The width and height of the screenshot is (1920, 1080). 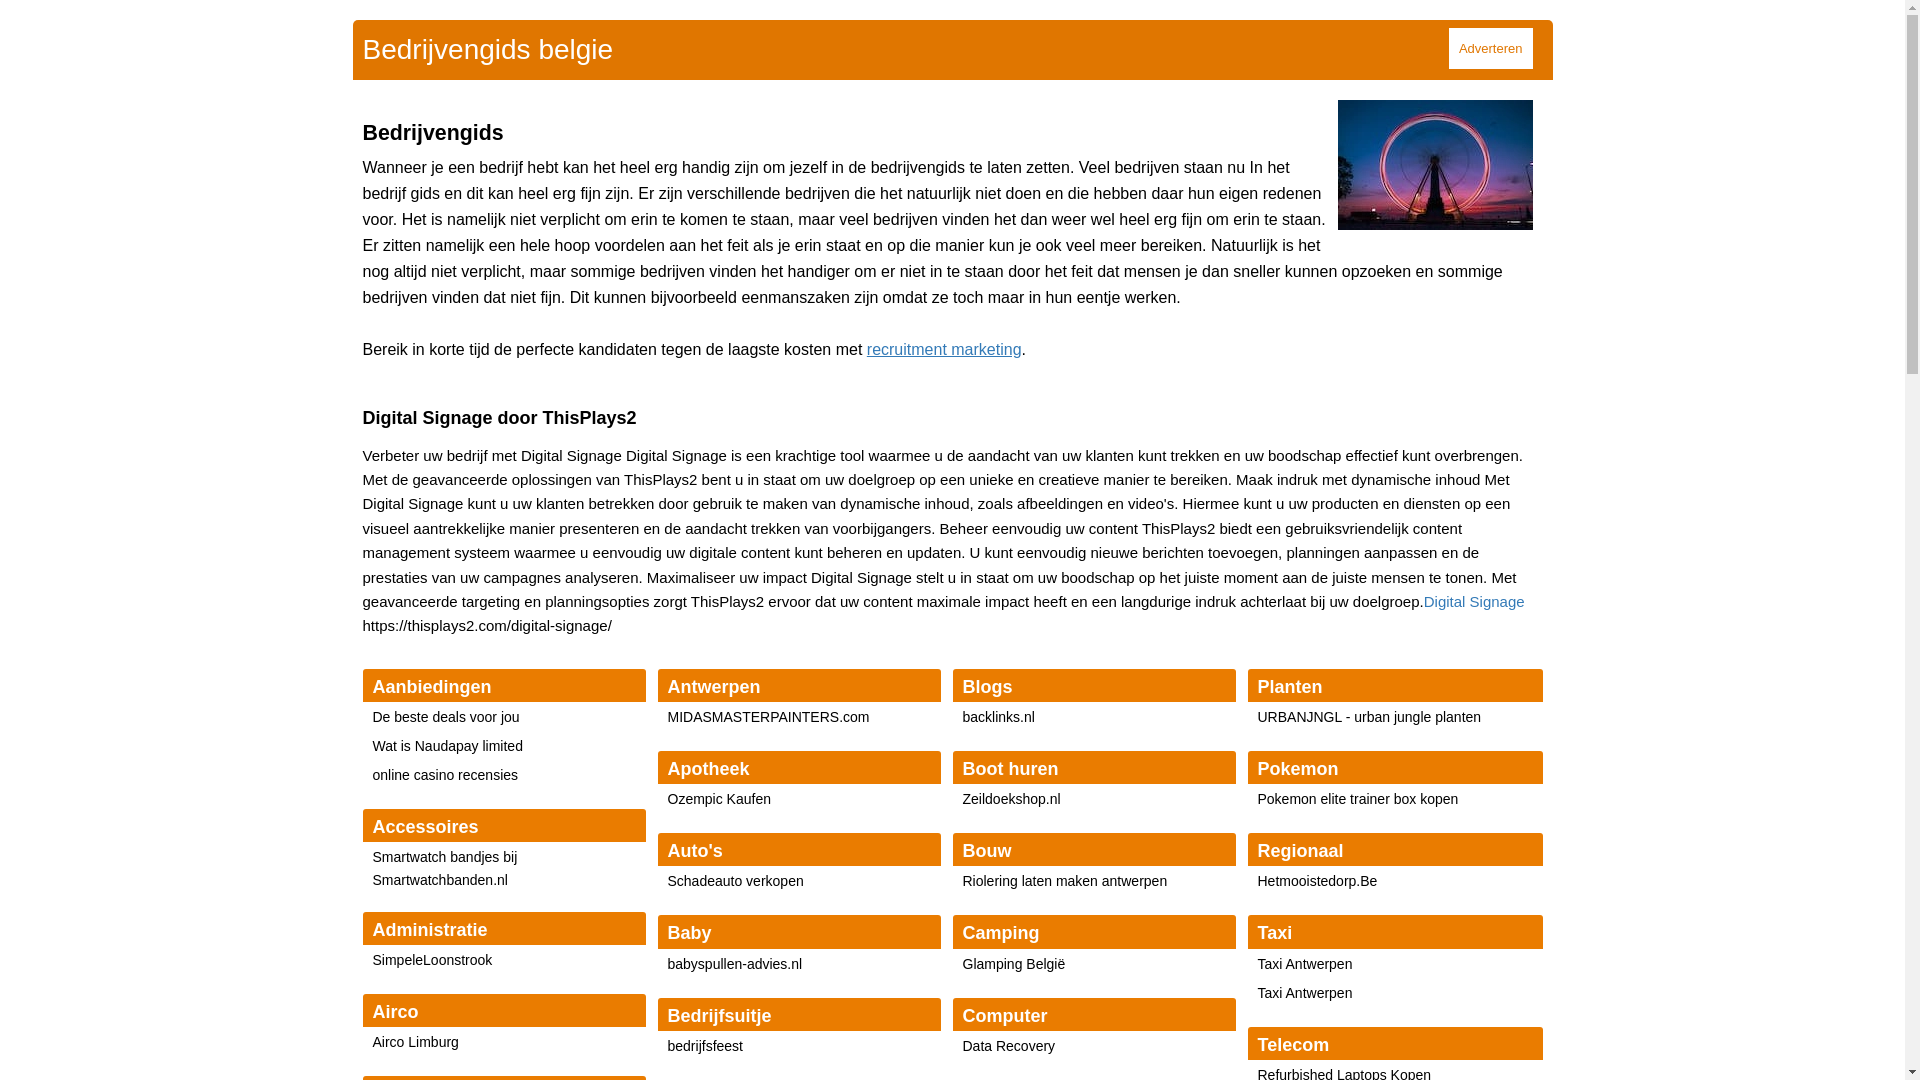 I want to click on 'Data Recovery', so click(x=1008, y=1044).